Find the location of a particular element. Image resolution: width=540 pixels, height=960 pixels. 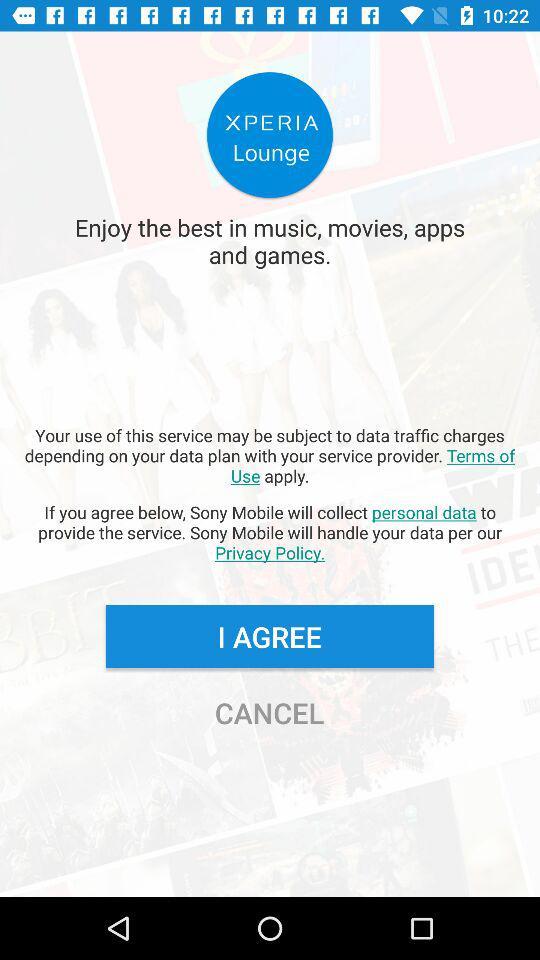

your use of is located at coordinates (270, 455).